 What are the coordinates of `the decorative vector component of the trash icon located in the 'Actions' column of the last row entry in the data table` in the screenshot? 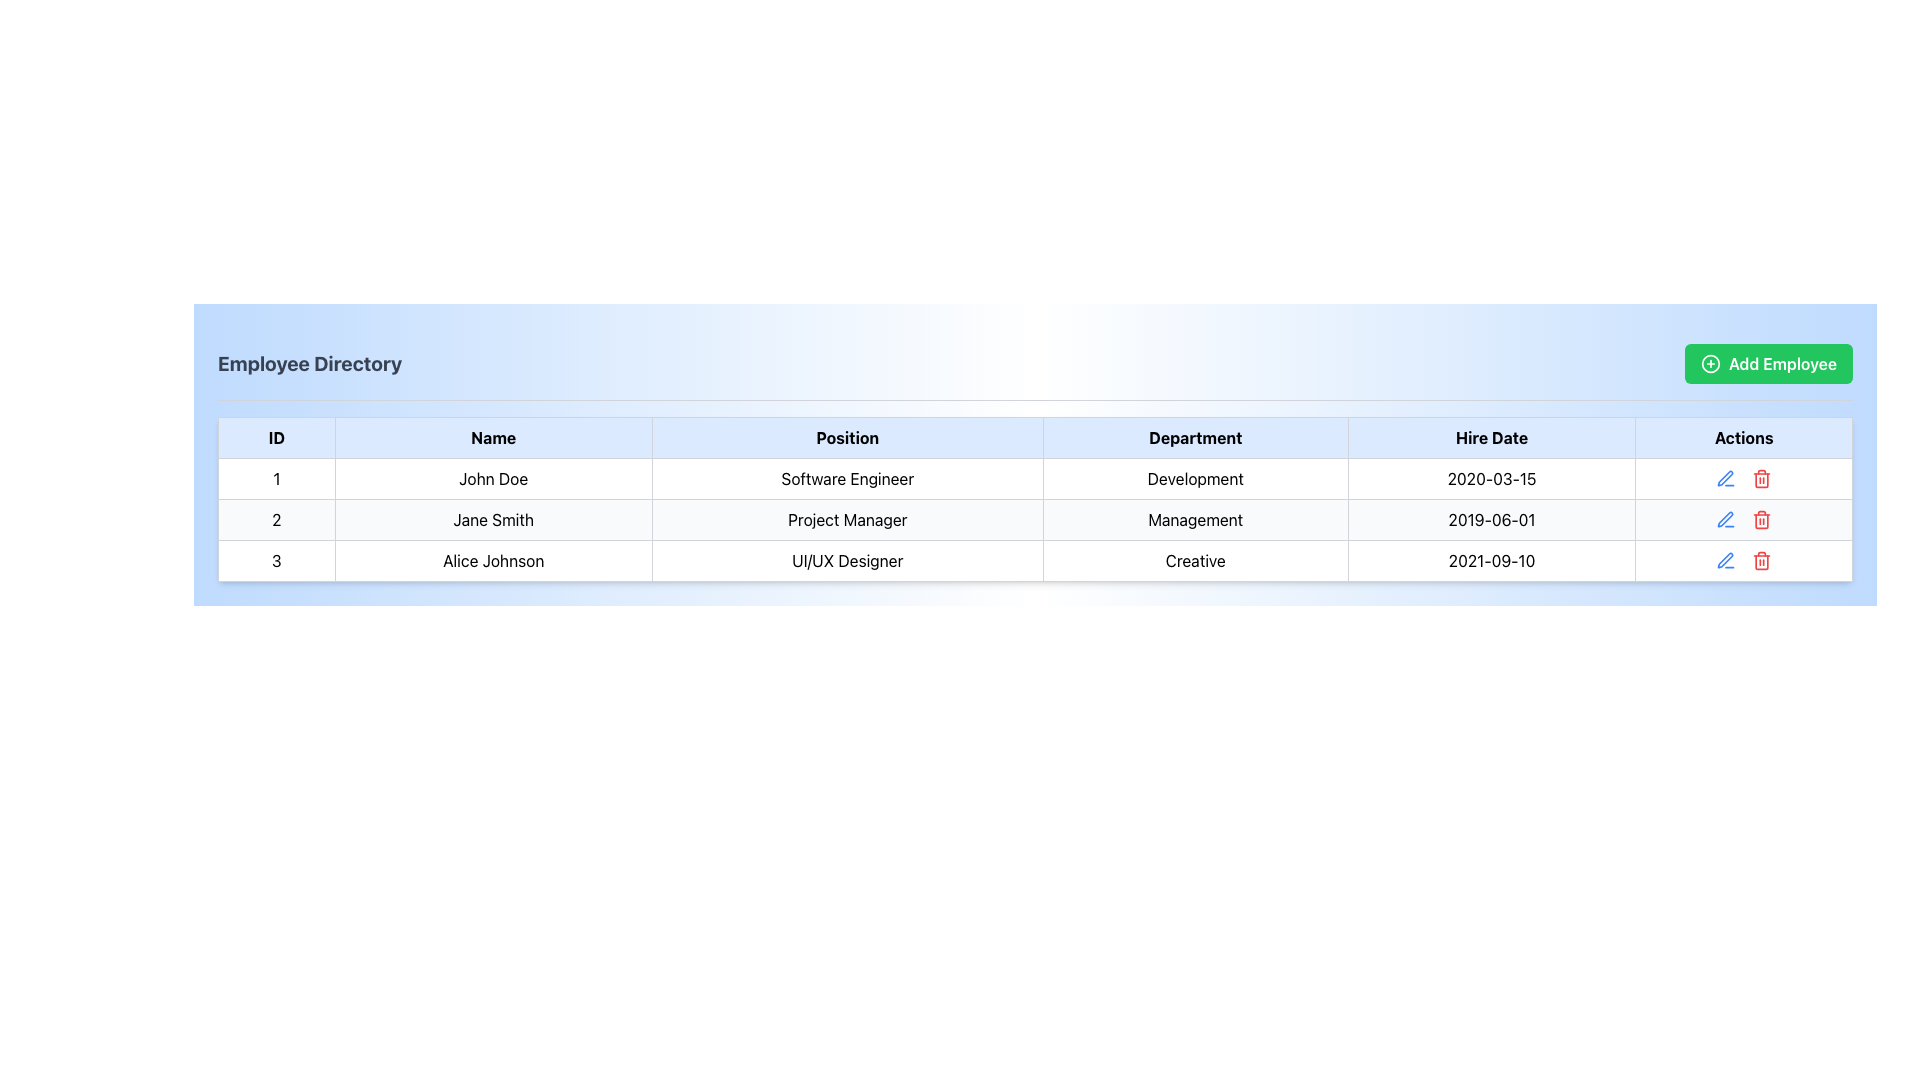 It's located at (1762, 562).